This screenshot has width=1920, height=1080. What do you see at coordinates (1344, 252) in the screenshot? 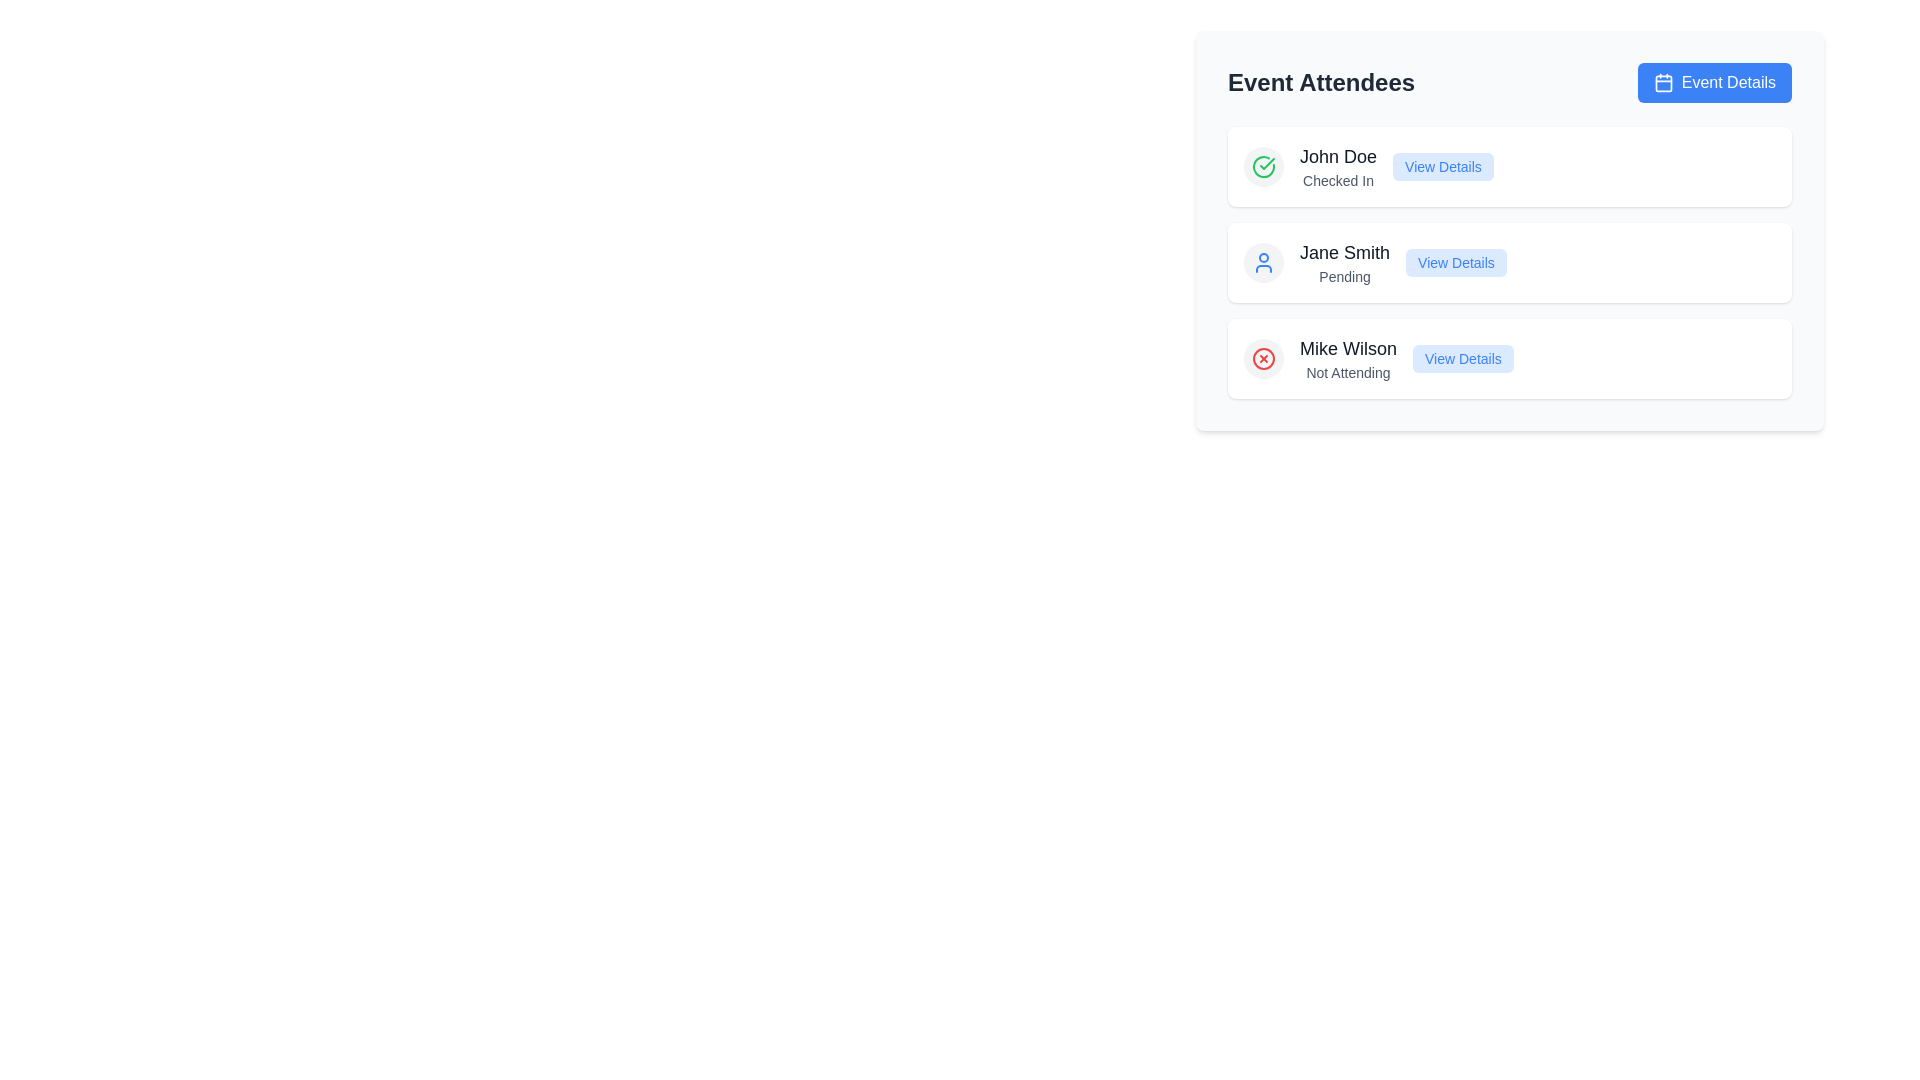
I see `text content of the 'Jane Smith' label, which is displayed in a large, bold, dark grey font above the text 'Pending'` at bounding box center [1344, 252].